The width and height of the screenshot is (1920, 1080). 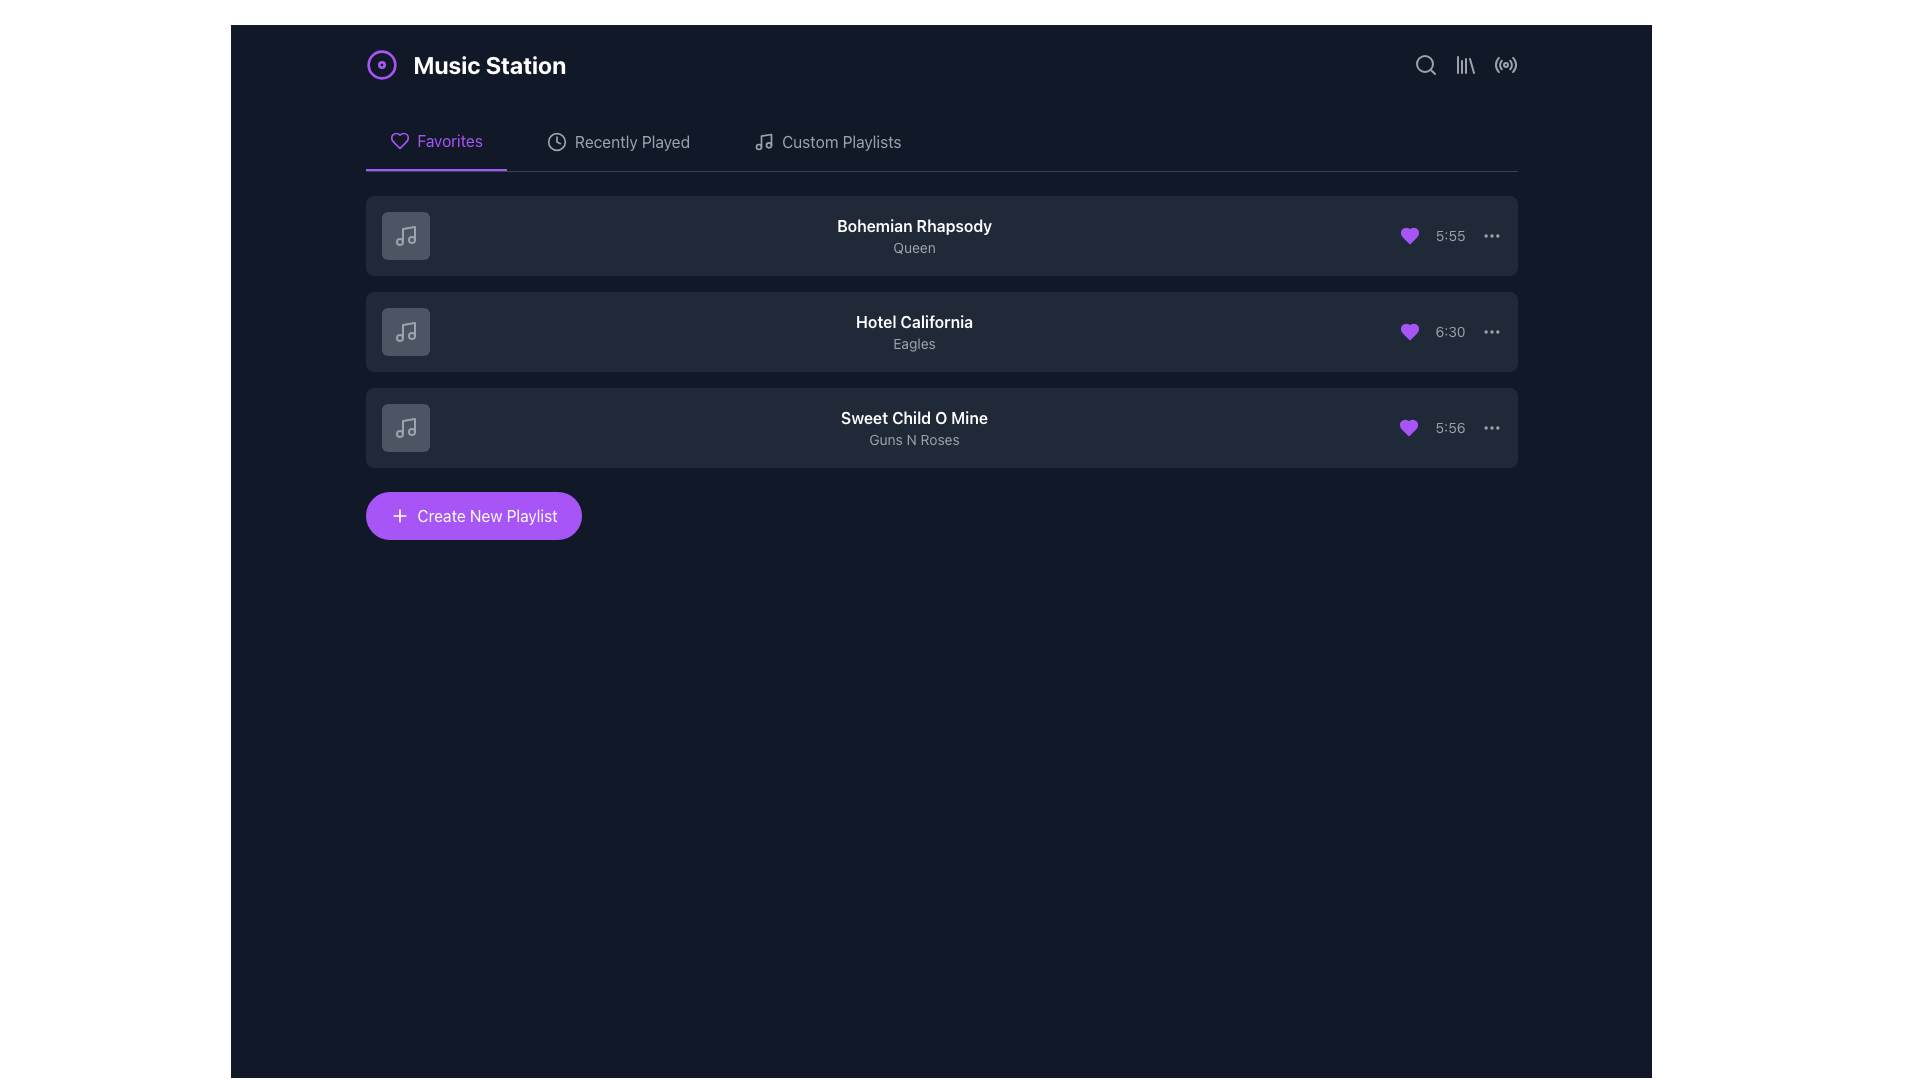 What do you see at coordinates (407, 233) in the screenshot?
I see `the musical note icon located at the top-left corner of the first playlist item in the 'Favorites' tab, which is embedded inside a gray square icon` at bounding box center [407, 233].